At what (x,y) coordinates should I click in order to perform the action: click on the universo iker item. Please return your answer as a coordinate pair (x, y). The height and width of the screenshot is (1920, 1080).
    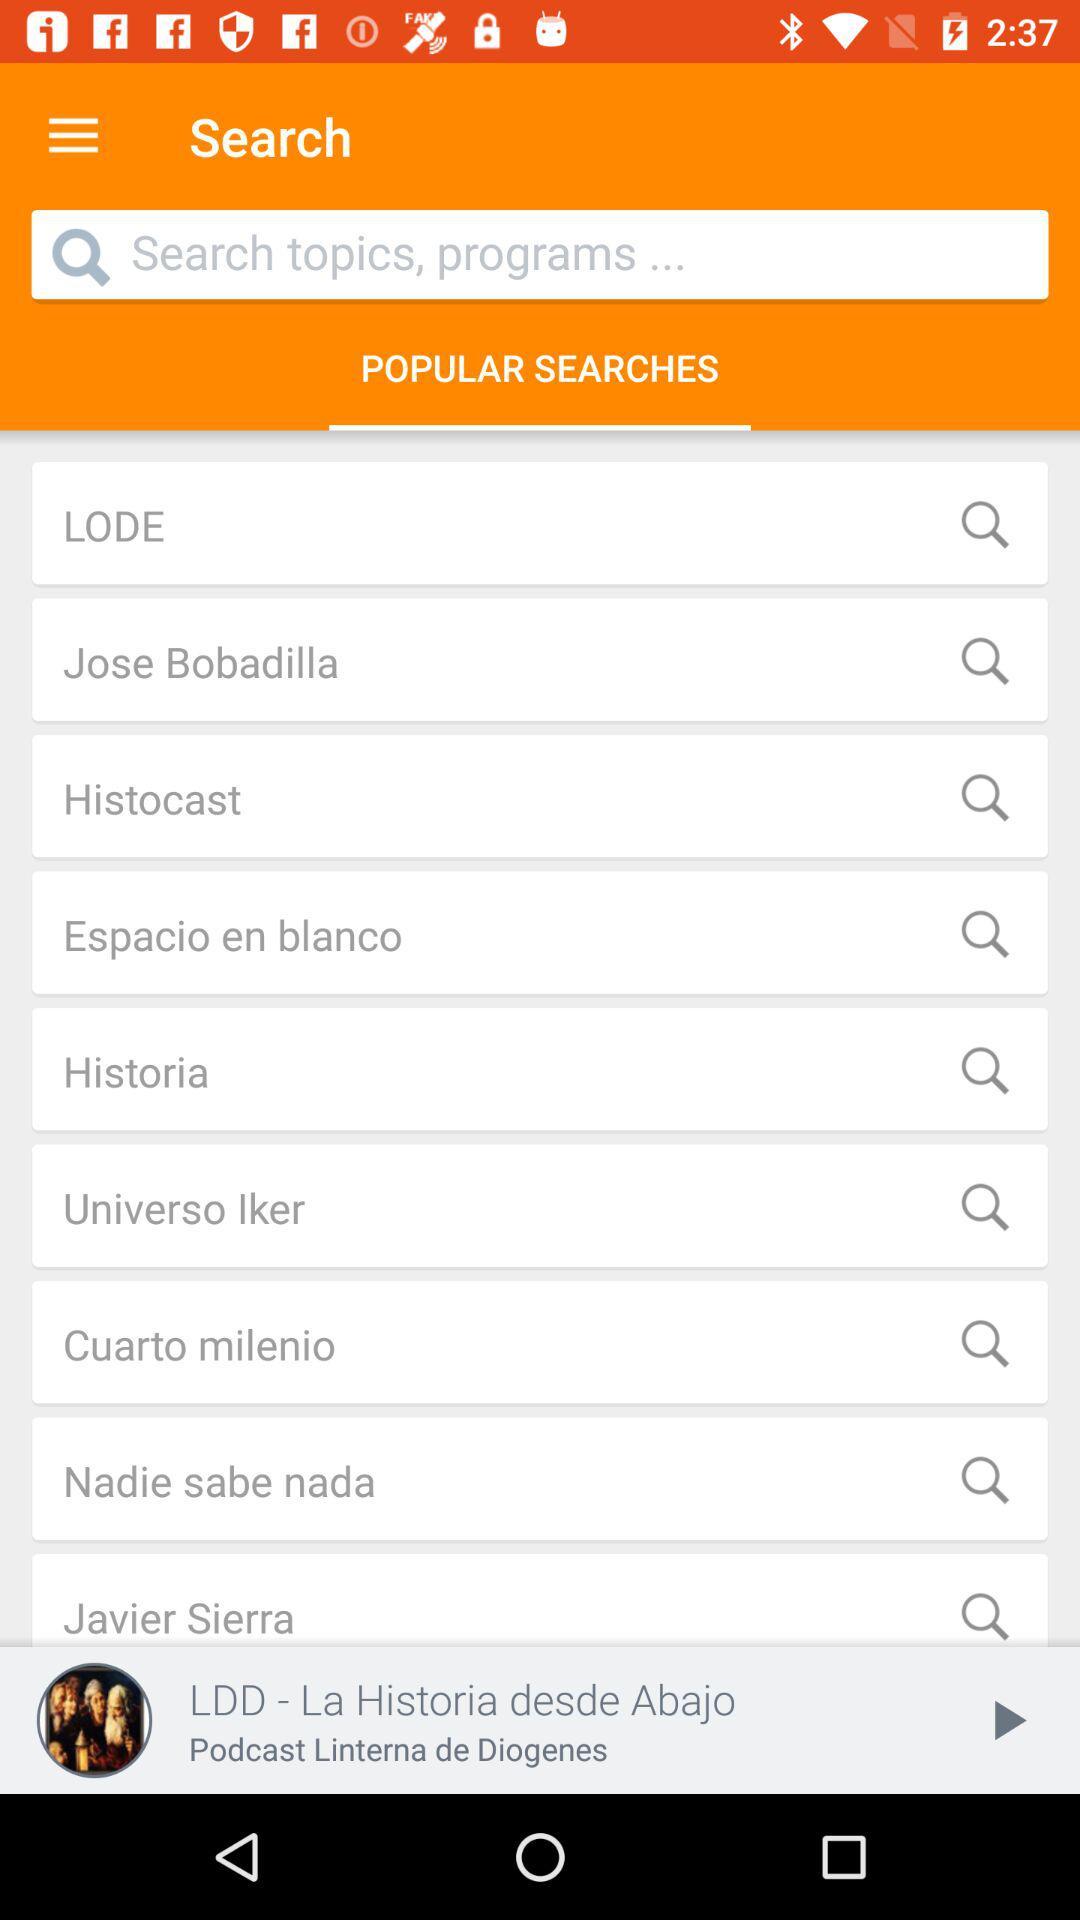
    Looking at the image, I should click on (540, 1206).